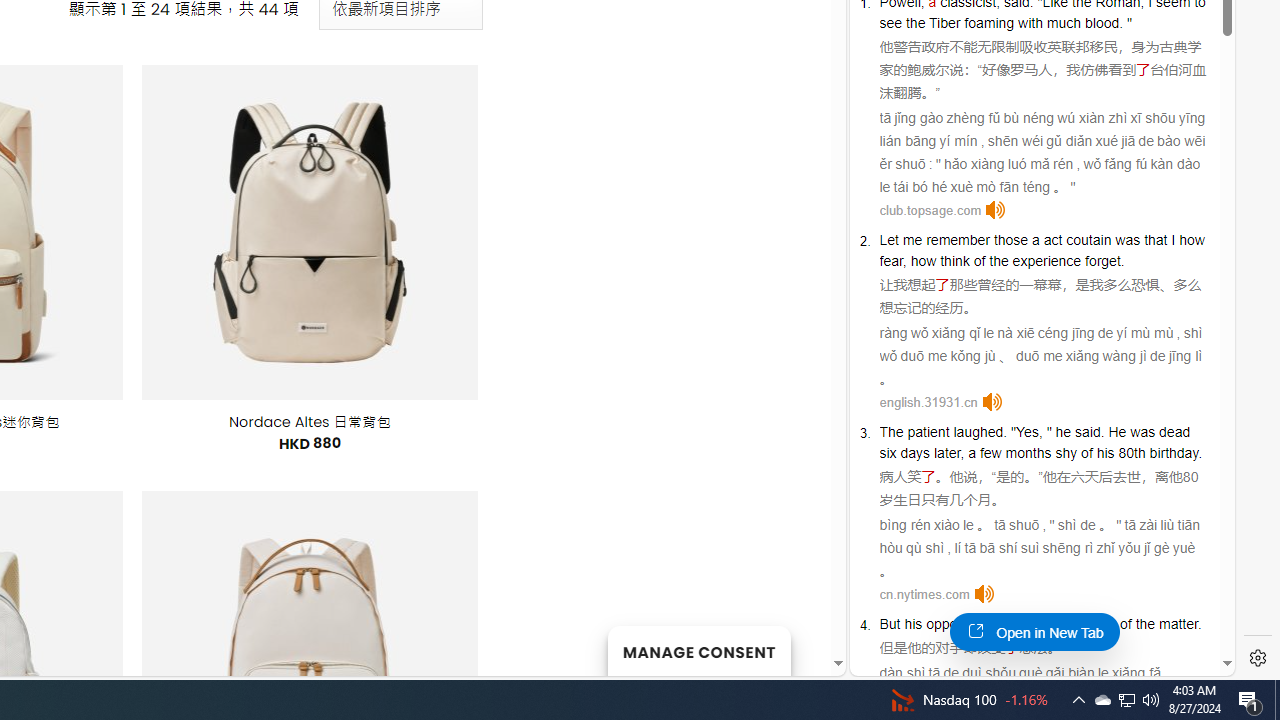 The width and height of the screenshot is (1280, 720). What do you see at coordinates (914, 452) in the screenshot?
I see `'days'` at bounding box center [914, 452].